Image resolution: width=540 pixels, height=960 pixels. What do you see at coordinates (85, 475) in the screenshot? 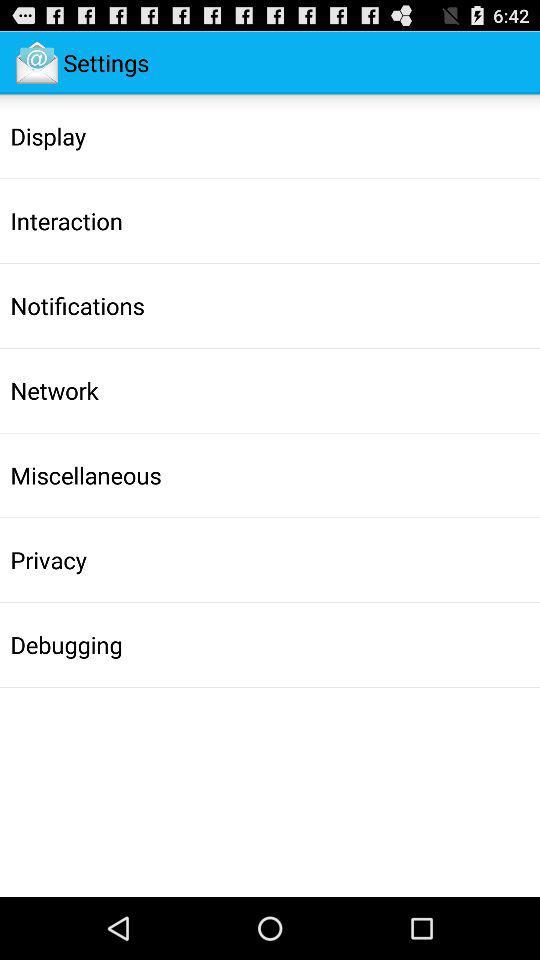
I see `the icon below the network icon` at bounding box center [85, 475].